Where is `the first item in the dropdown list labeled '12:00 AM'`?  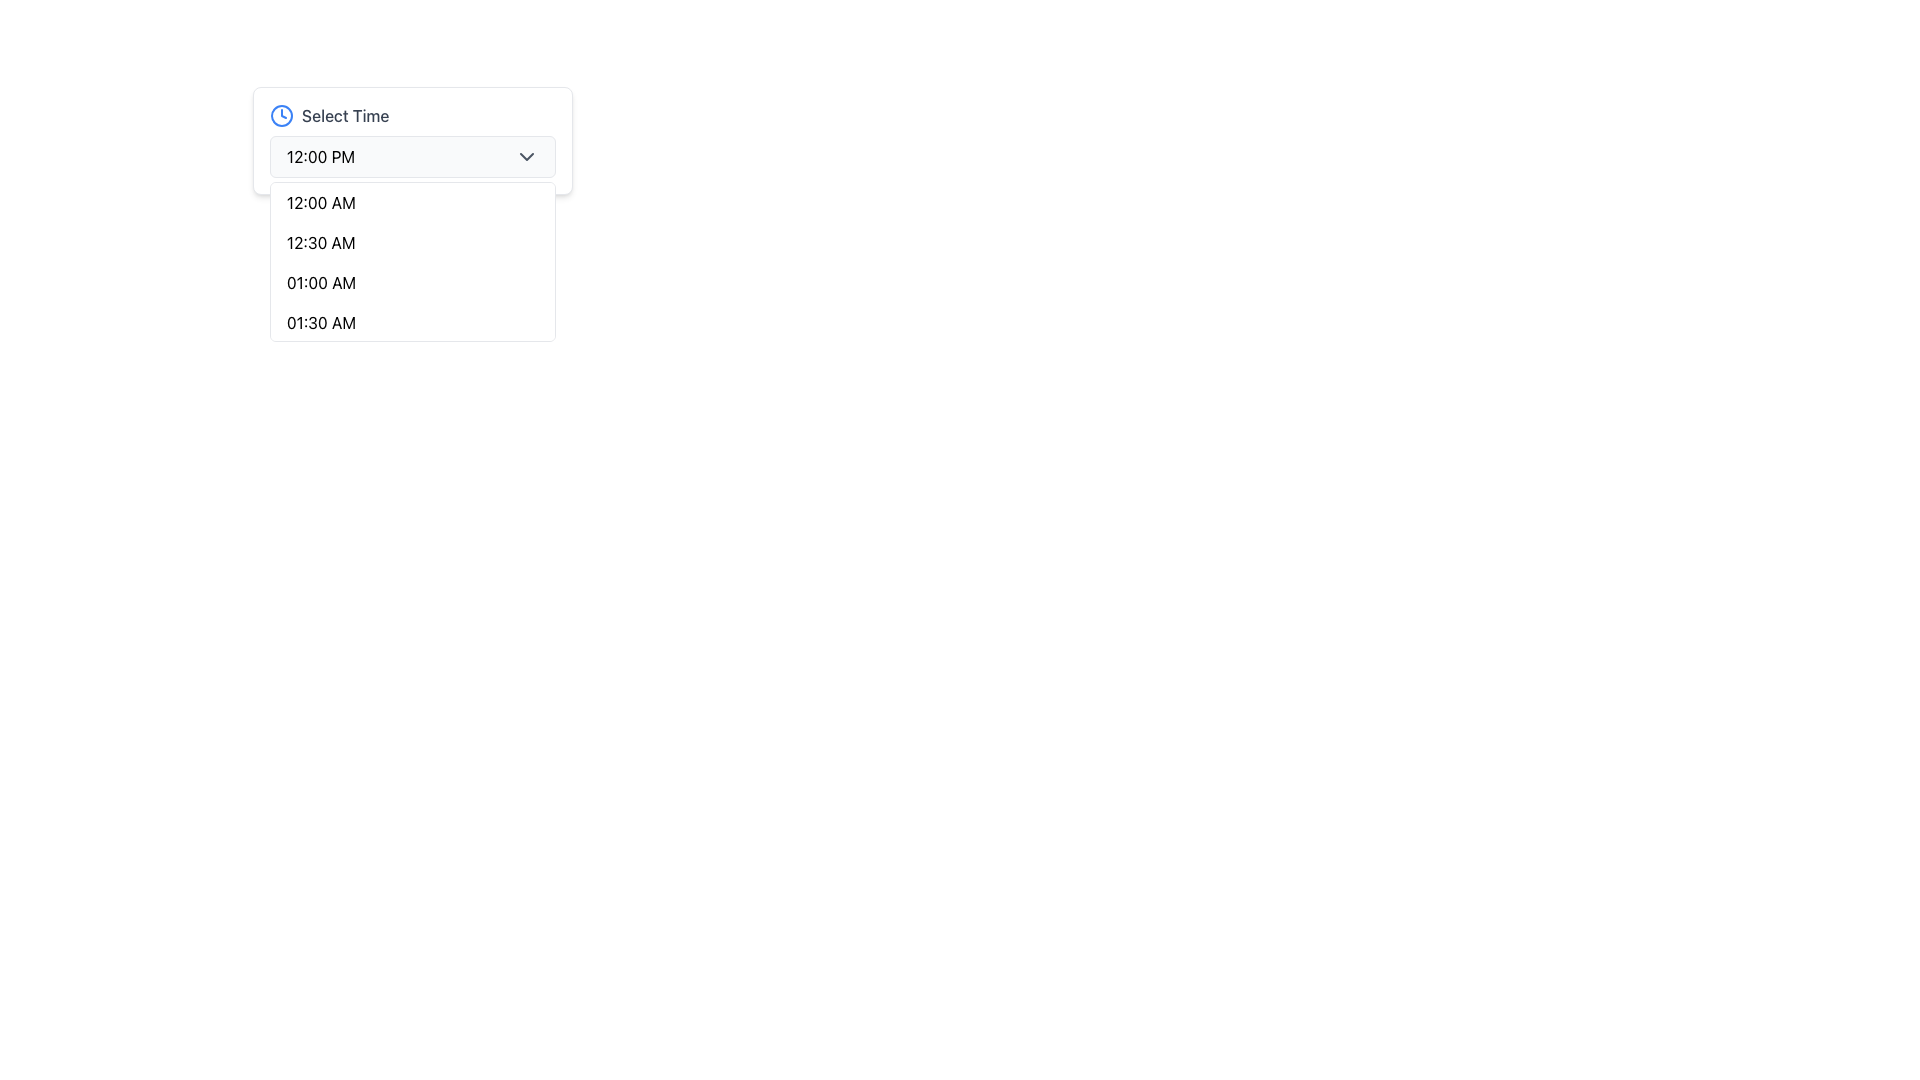
the first item in the dropdown list labeled '12:00 AM' is located at coordinates (411, 203).